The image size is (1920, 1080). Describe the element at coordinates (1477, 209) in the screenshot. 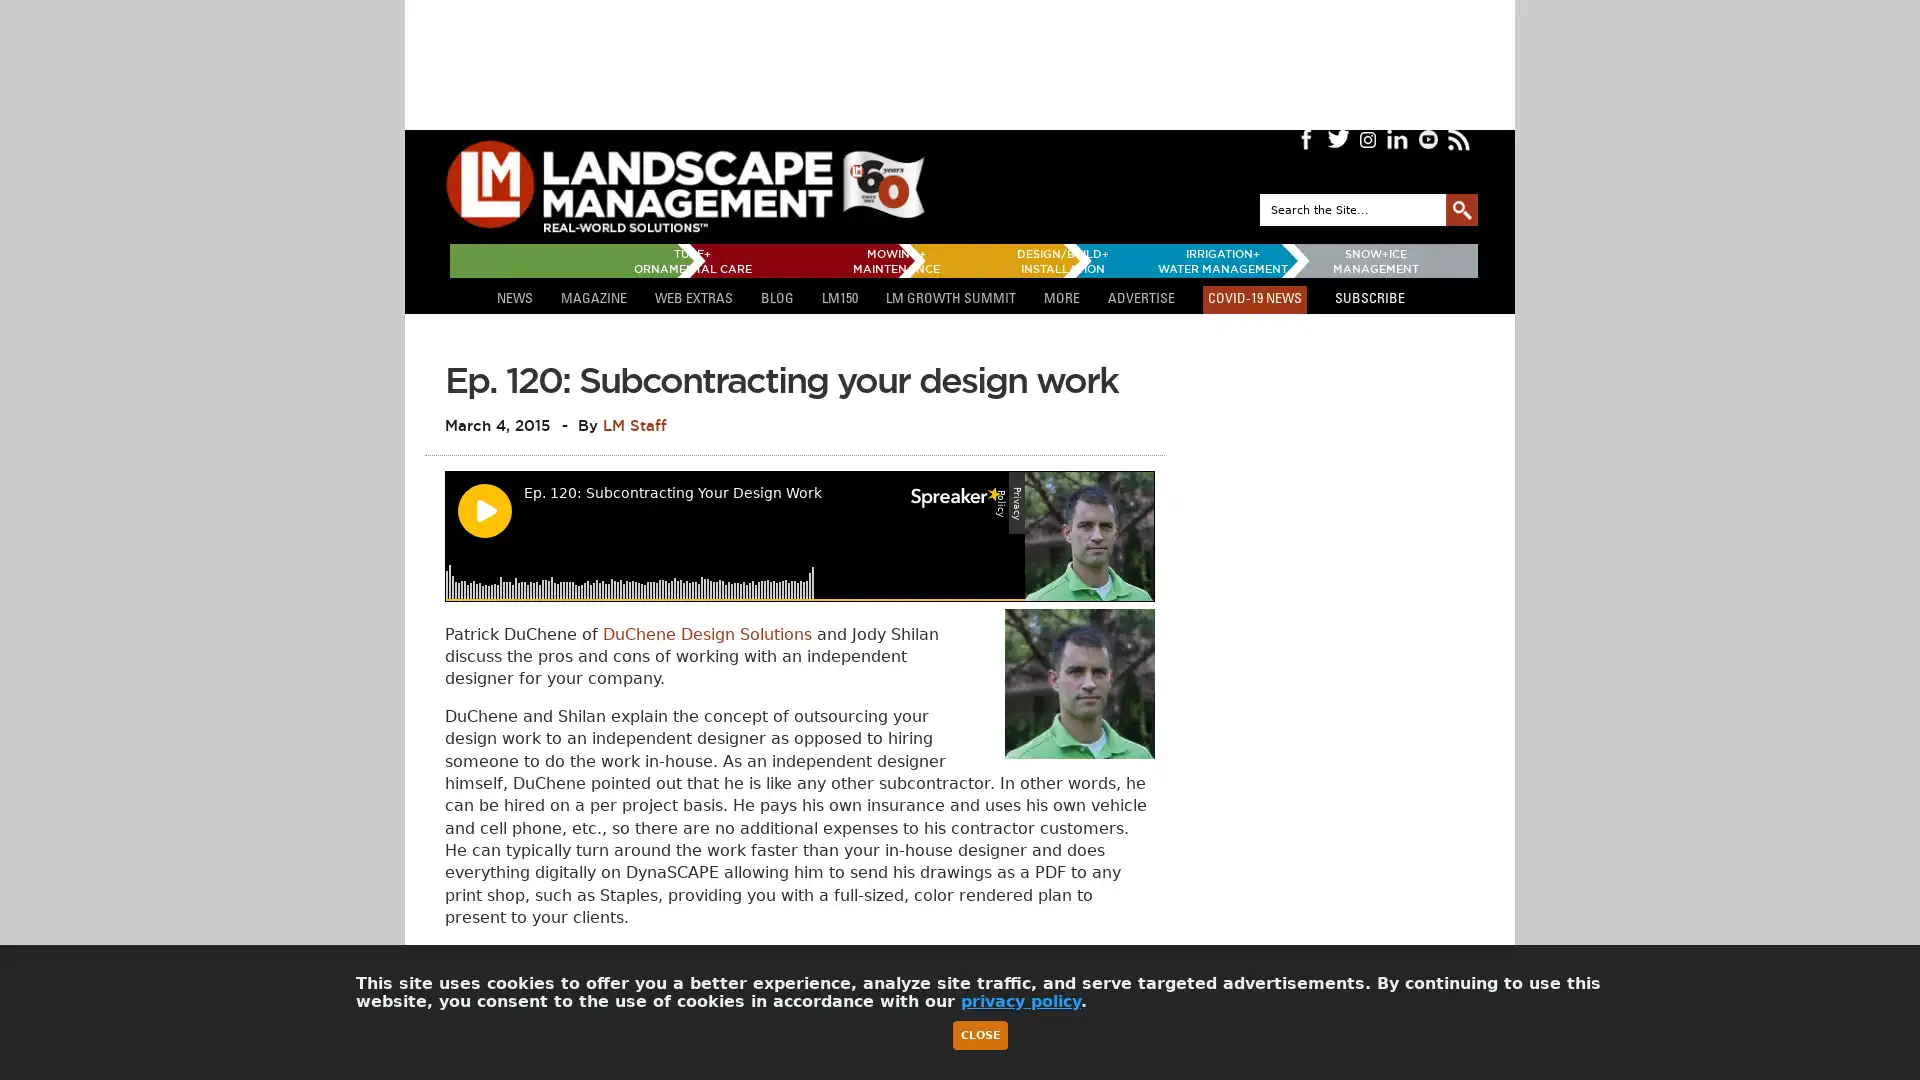

I see `GO` at that location.